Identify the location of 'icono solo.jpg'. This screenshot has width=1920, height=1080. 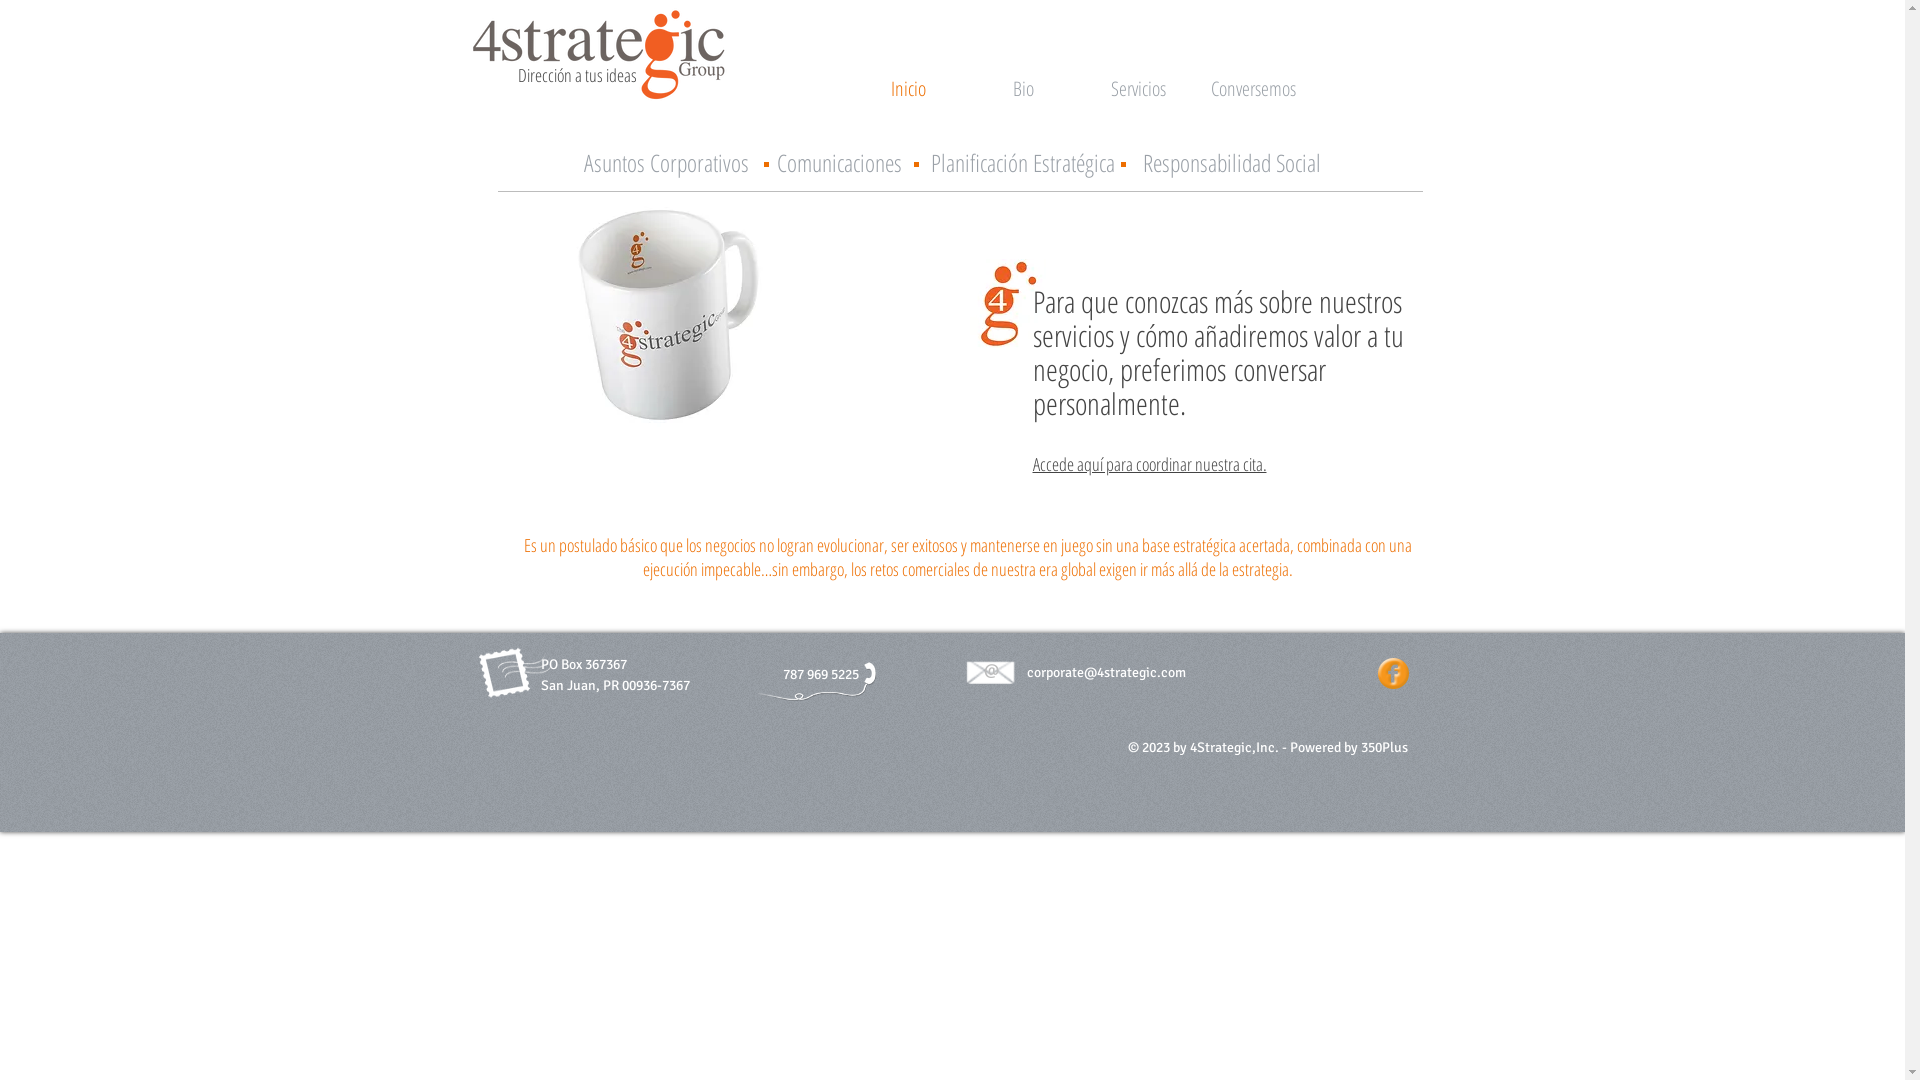
(1008, 303).